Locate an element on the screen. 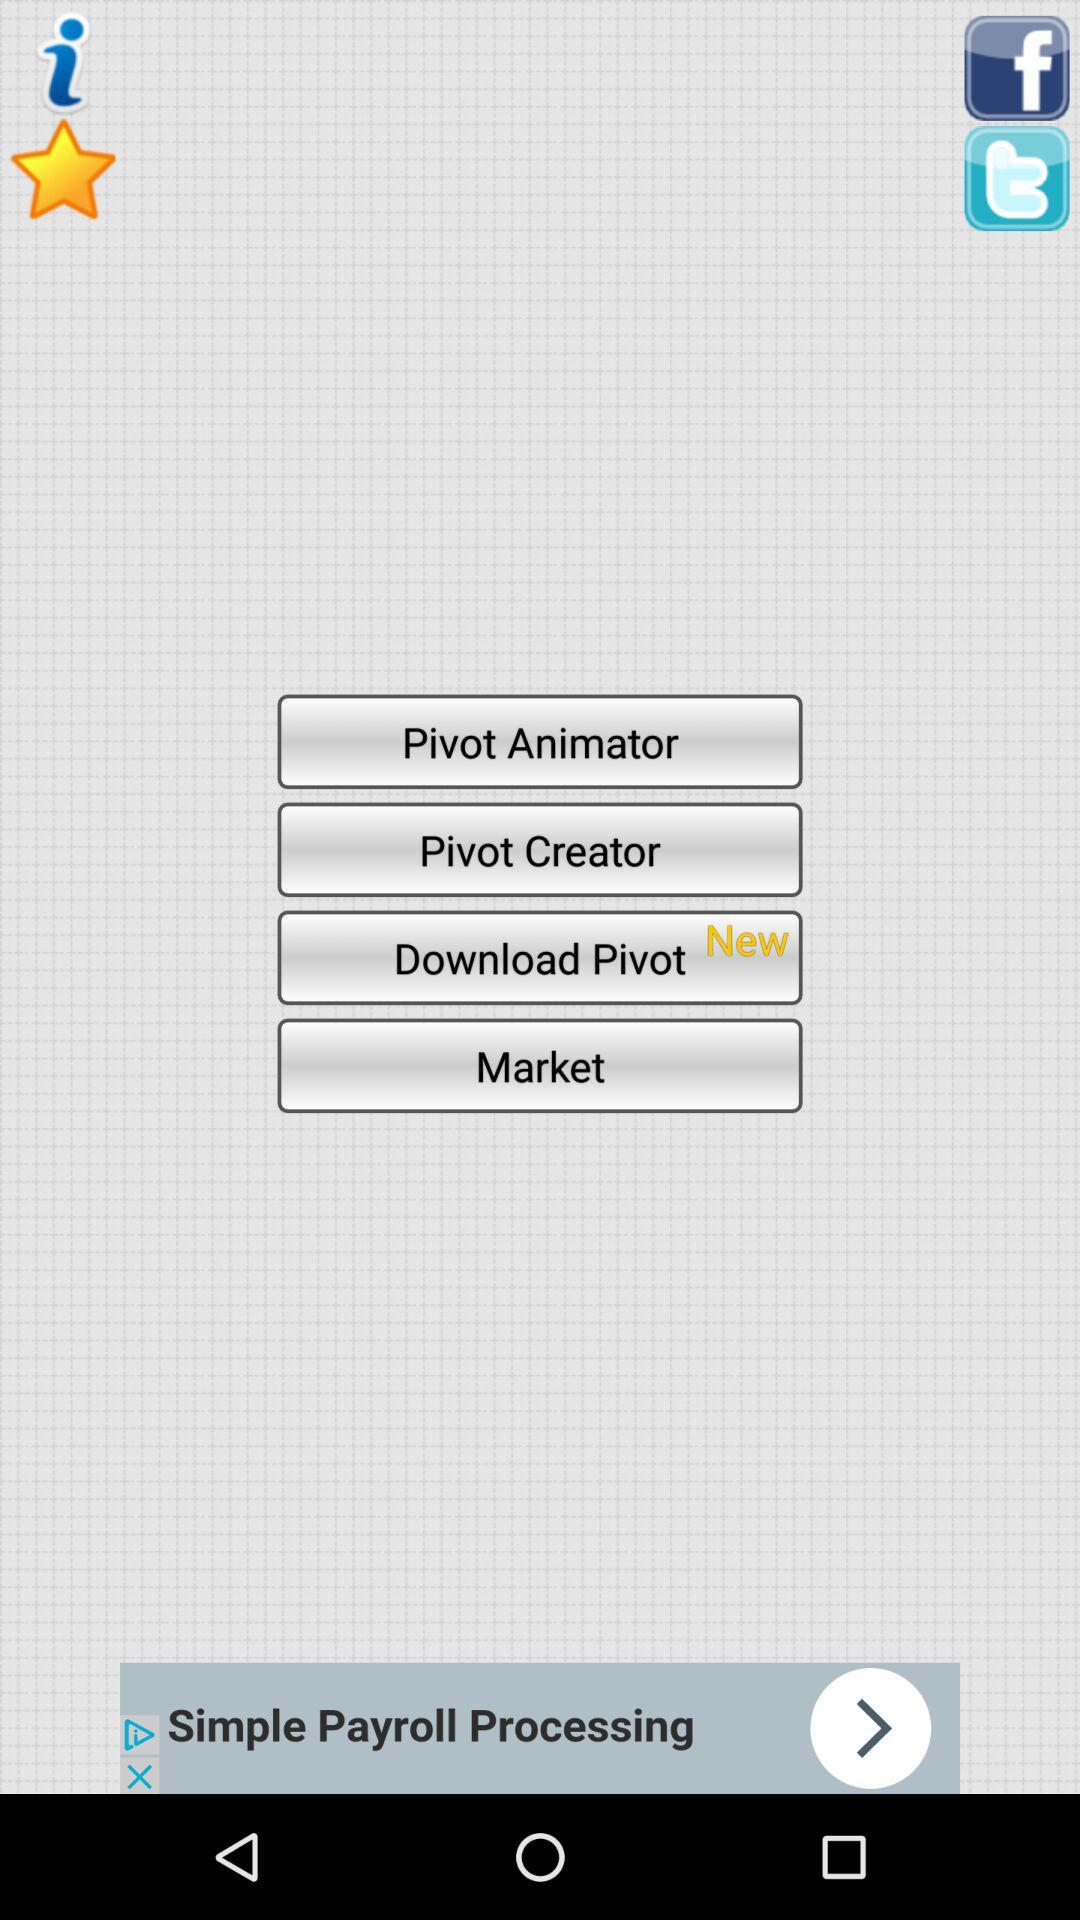 Image resolution: width=1080 pixels, height=1920 pixels. item below the market item is located at coordinates (540, 1727).